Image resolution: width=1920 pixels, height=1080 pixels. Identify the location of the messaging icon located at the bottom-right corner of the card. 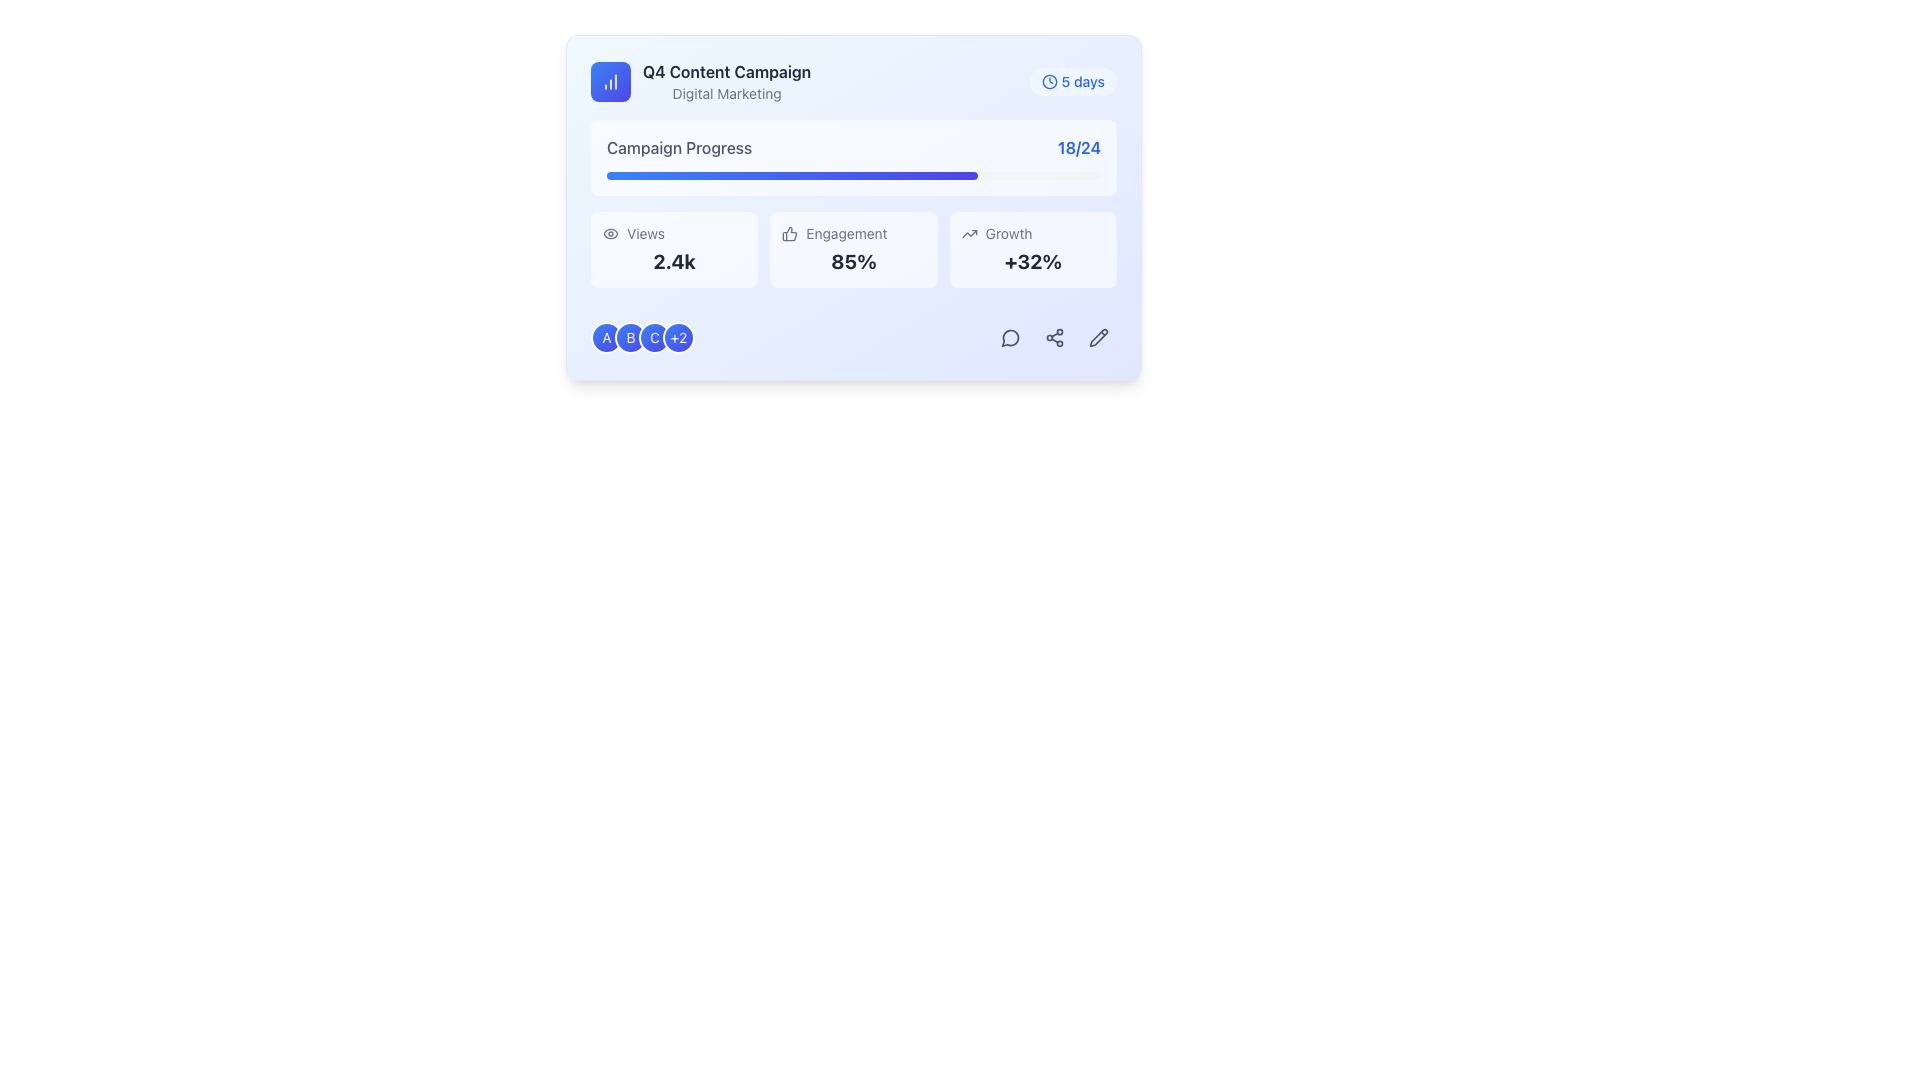
(1011, 337).